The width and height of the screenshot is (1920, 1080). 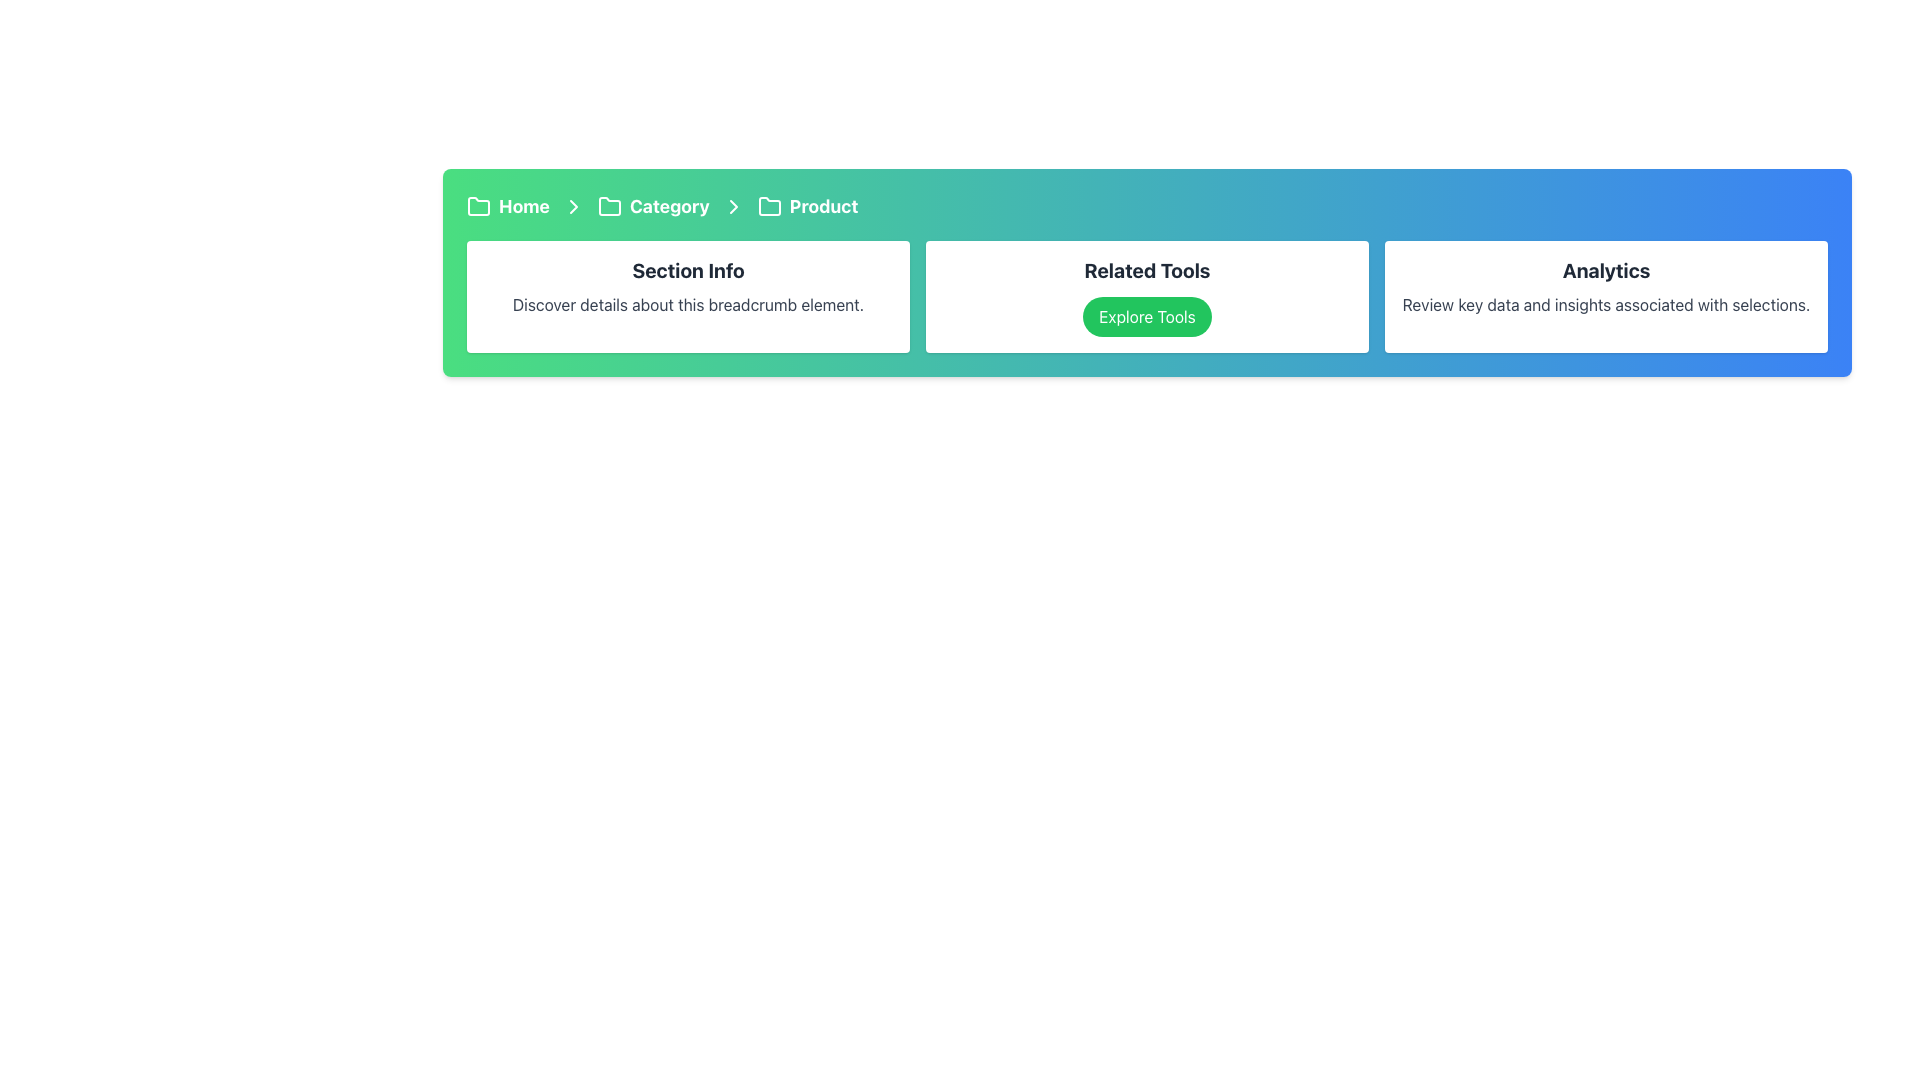 I want to click on the chevron-shaped arrow icon pointing to the right, which is located in the breadcrumb navigation bar between the 'Home' and 'Category' labels, so click(x=572, y=207).